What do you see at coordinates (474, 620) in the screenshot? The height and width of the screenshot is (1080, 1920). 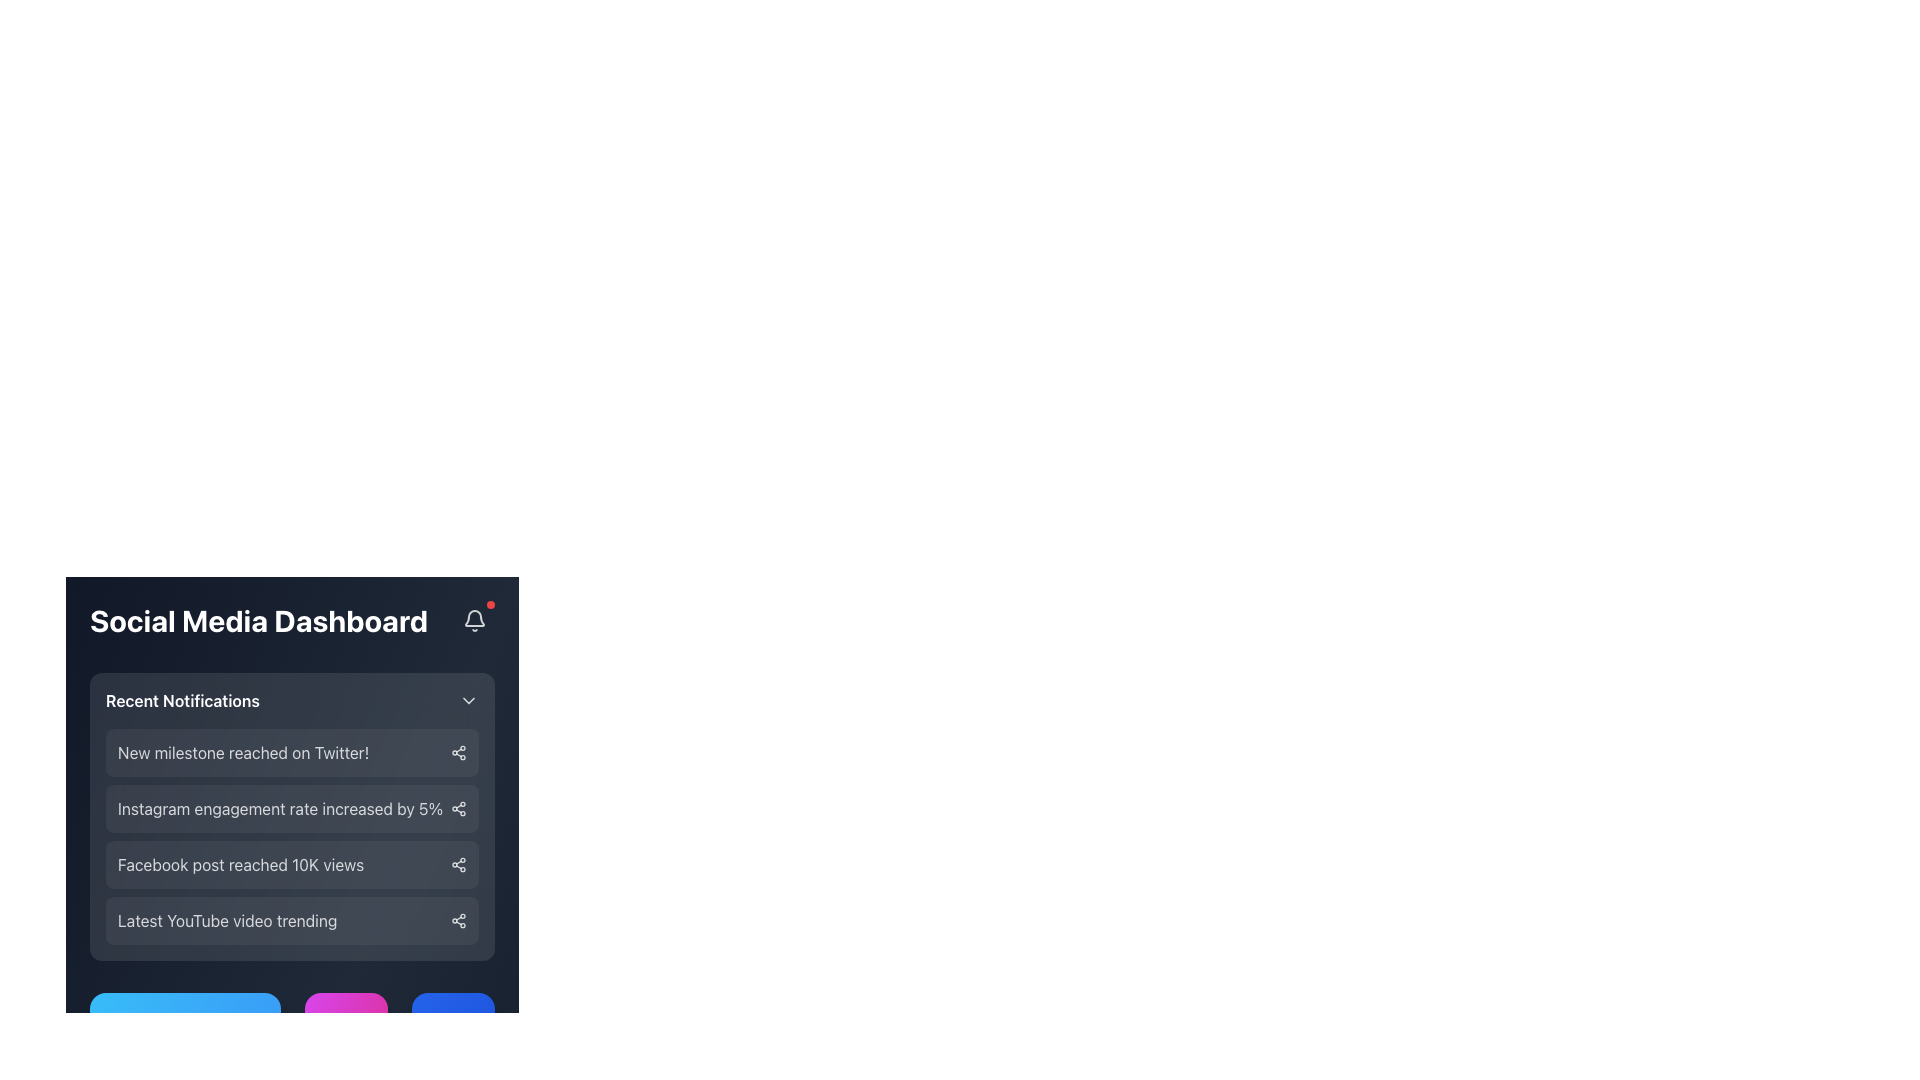 I see `the Interactive icon (notification bell)` at bounding box center [474, 620].